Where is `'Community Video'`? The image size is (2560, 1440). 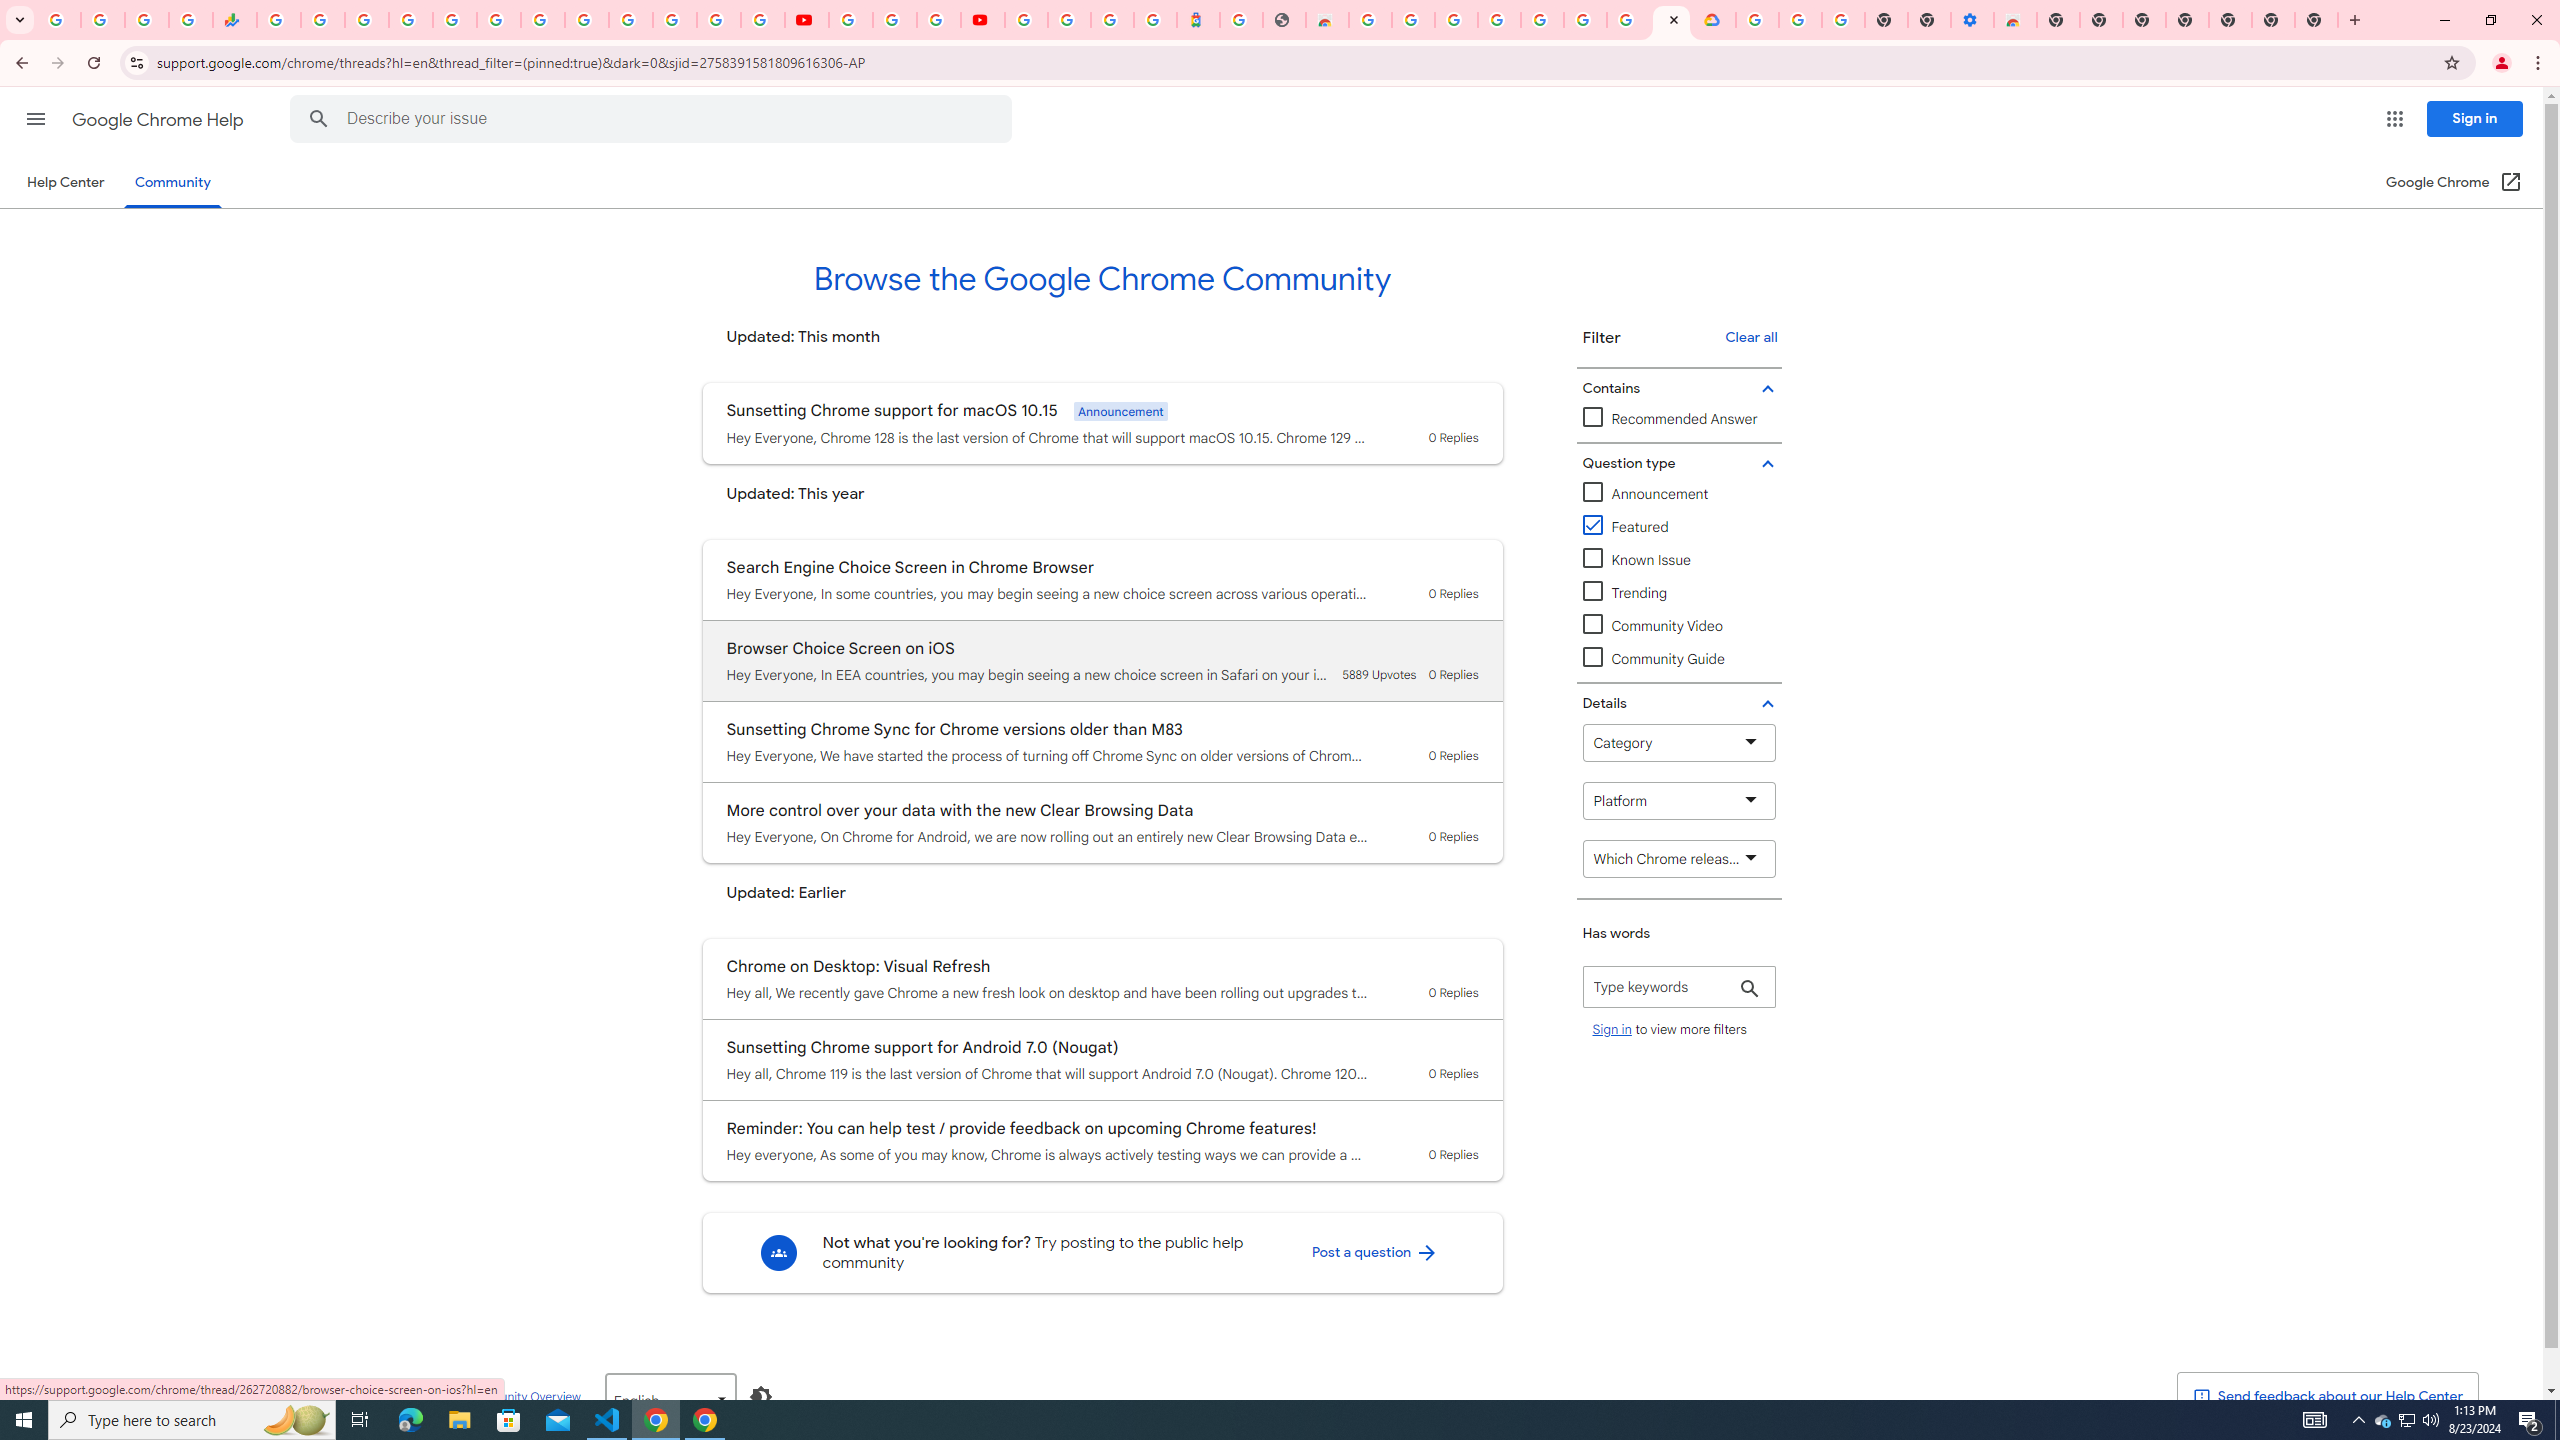 'Community Video' is located at coordinates (1679, 625).